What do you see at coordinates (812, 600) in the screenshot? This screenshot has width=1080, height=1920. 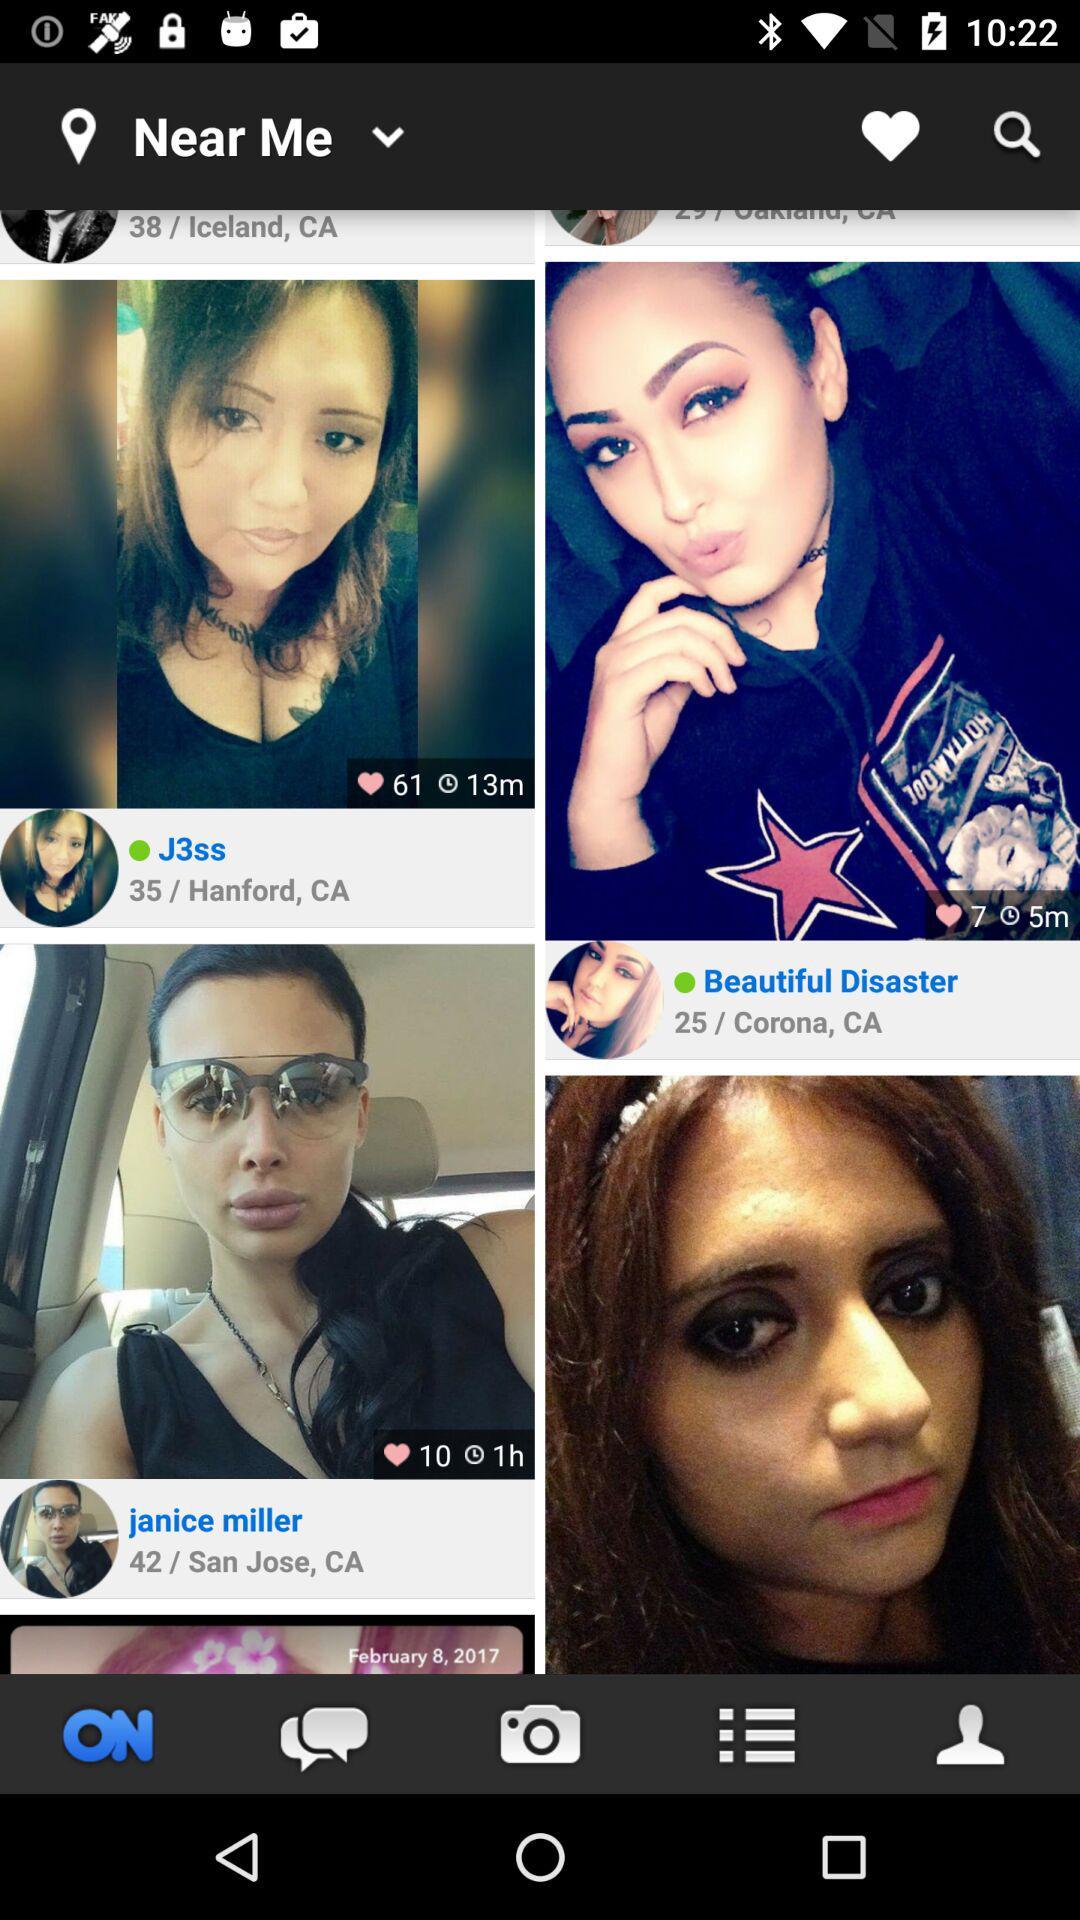 I see `picture of content` at bounding box center [812, 600].